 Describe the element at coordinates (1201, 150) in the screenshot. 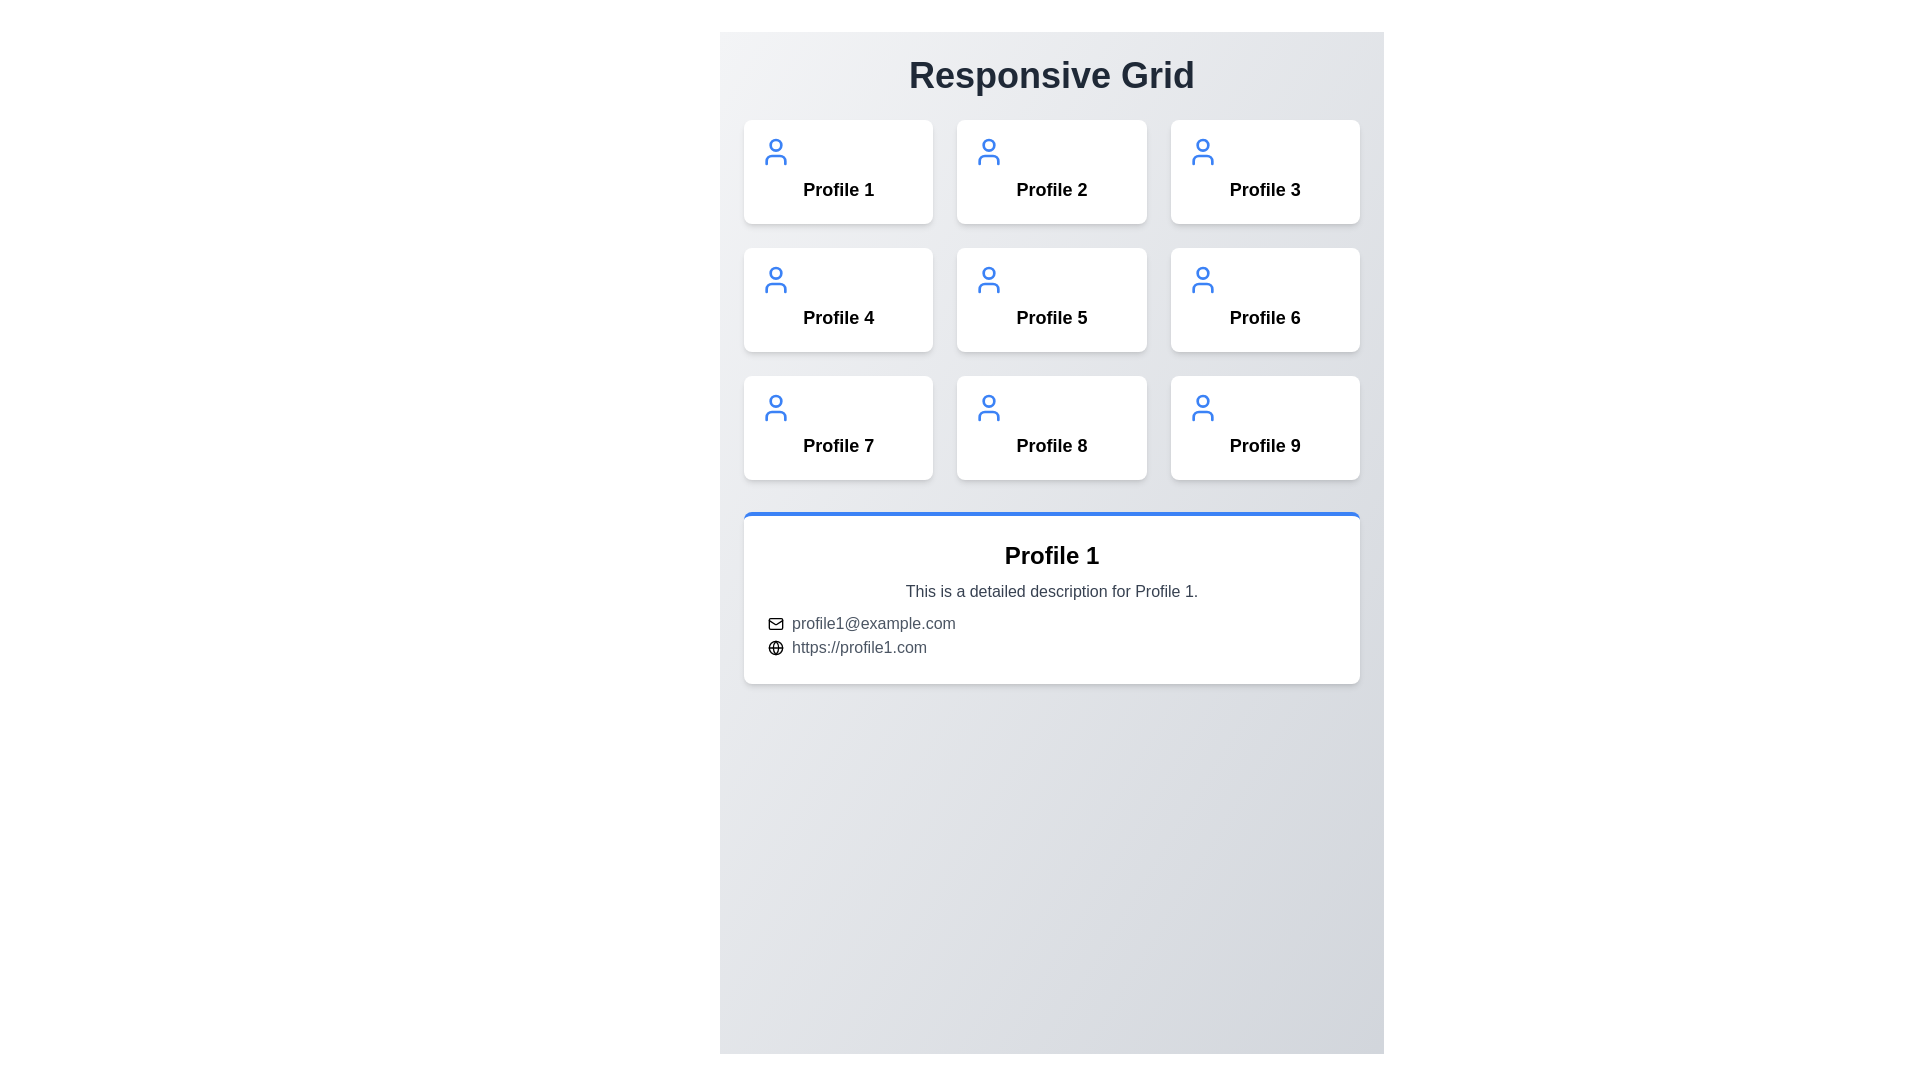

I see `the blue-colored user icon with a rounded head and a curved body located at the upper center of the box labeled 'Profile 3'` at that location.